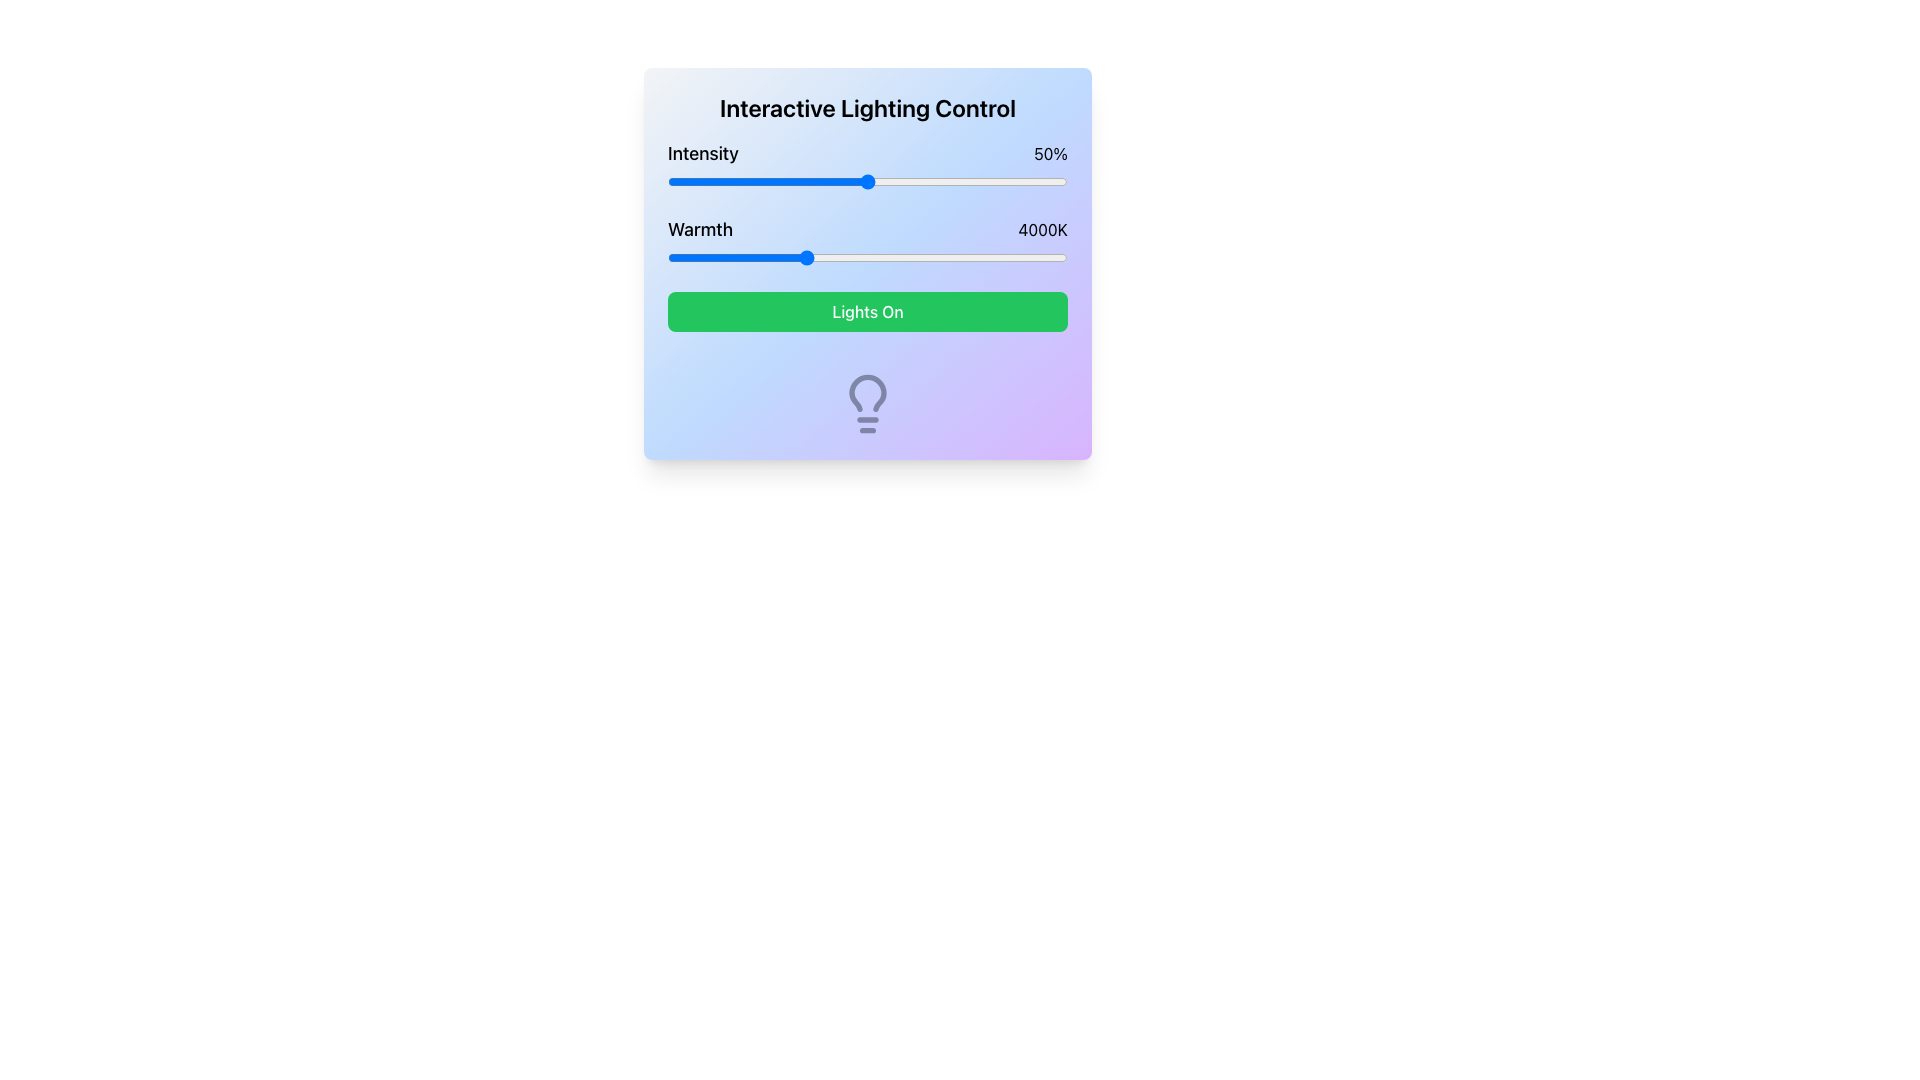  What do you see at coordinates (1037, 257) in the screenshot?
I see `warmth` at bounding box center [1037, 257].